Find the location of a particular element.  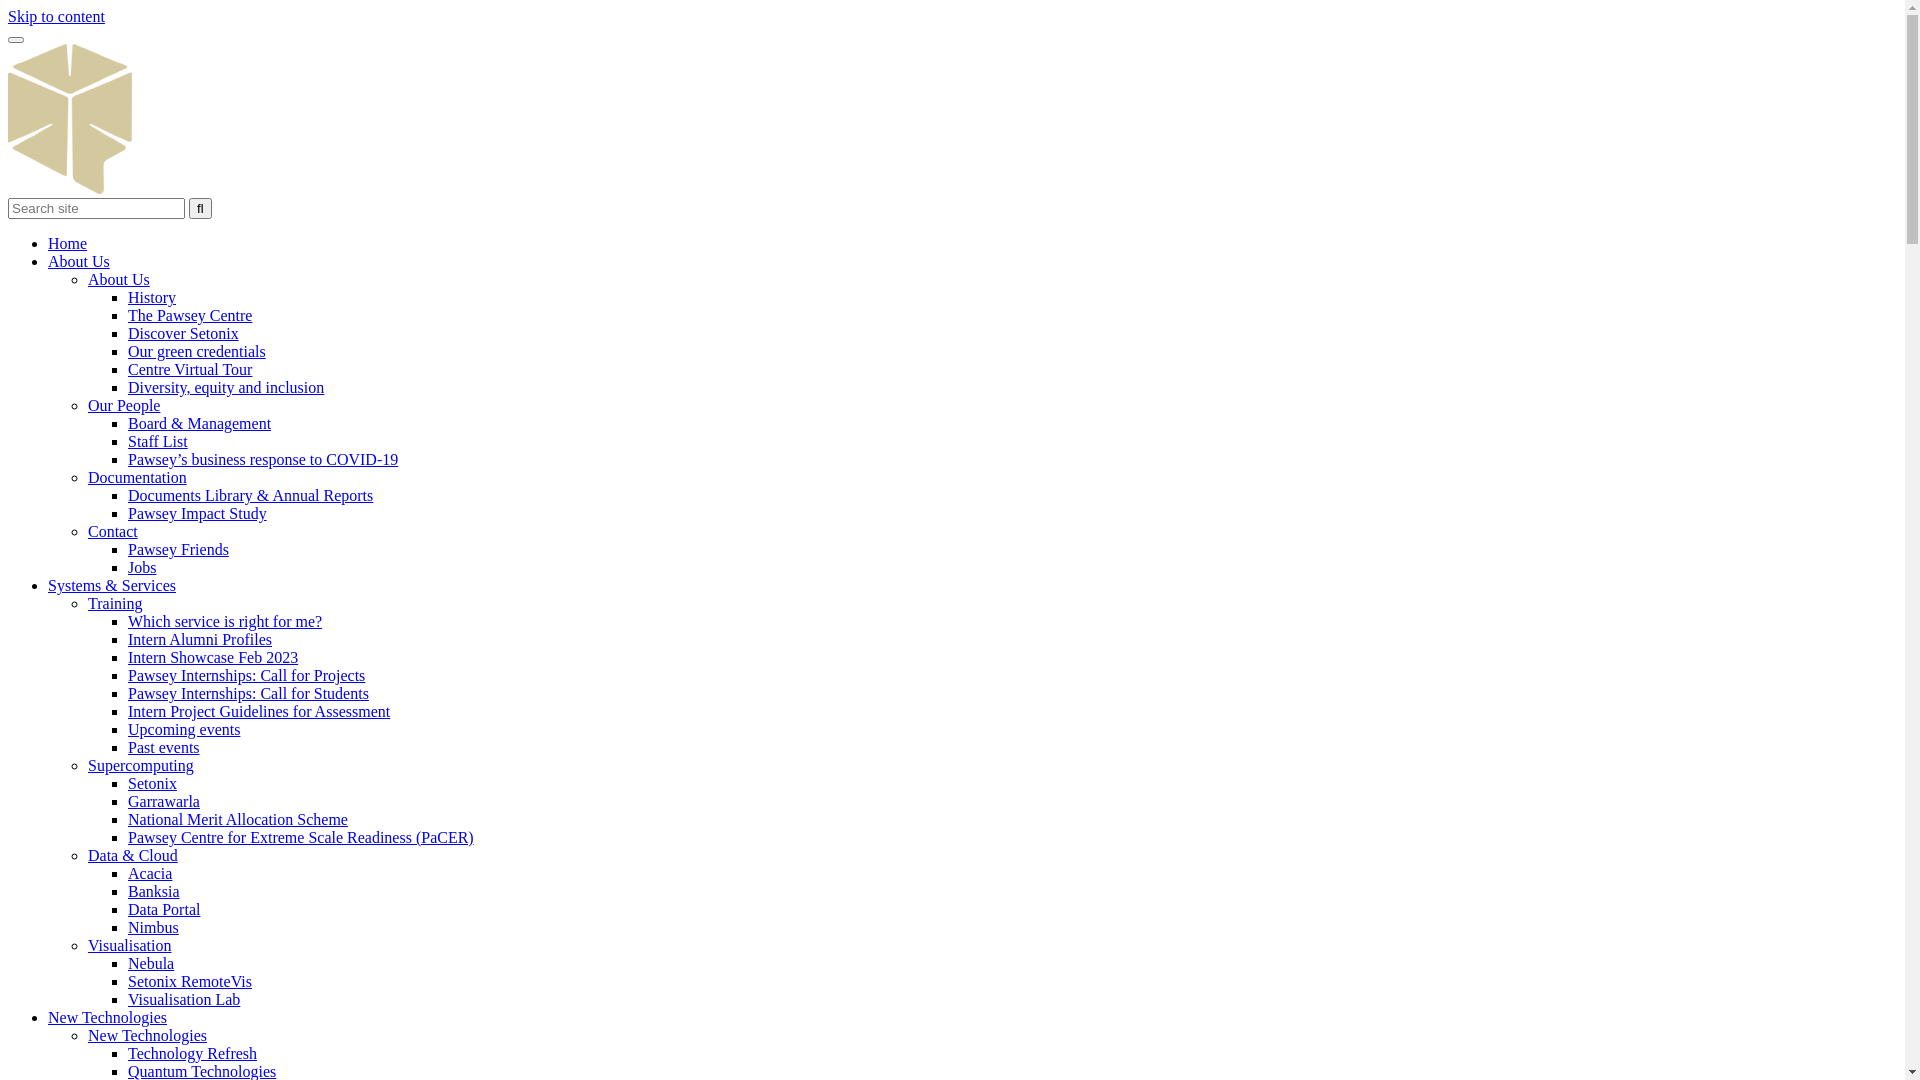

'Which service is right for me?' is located at coordinates (225, 620).